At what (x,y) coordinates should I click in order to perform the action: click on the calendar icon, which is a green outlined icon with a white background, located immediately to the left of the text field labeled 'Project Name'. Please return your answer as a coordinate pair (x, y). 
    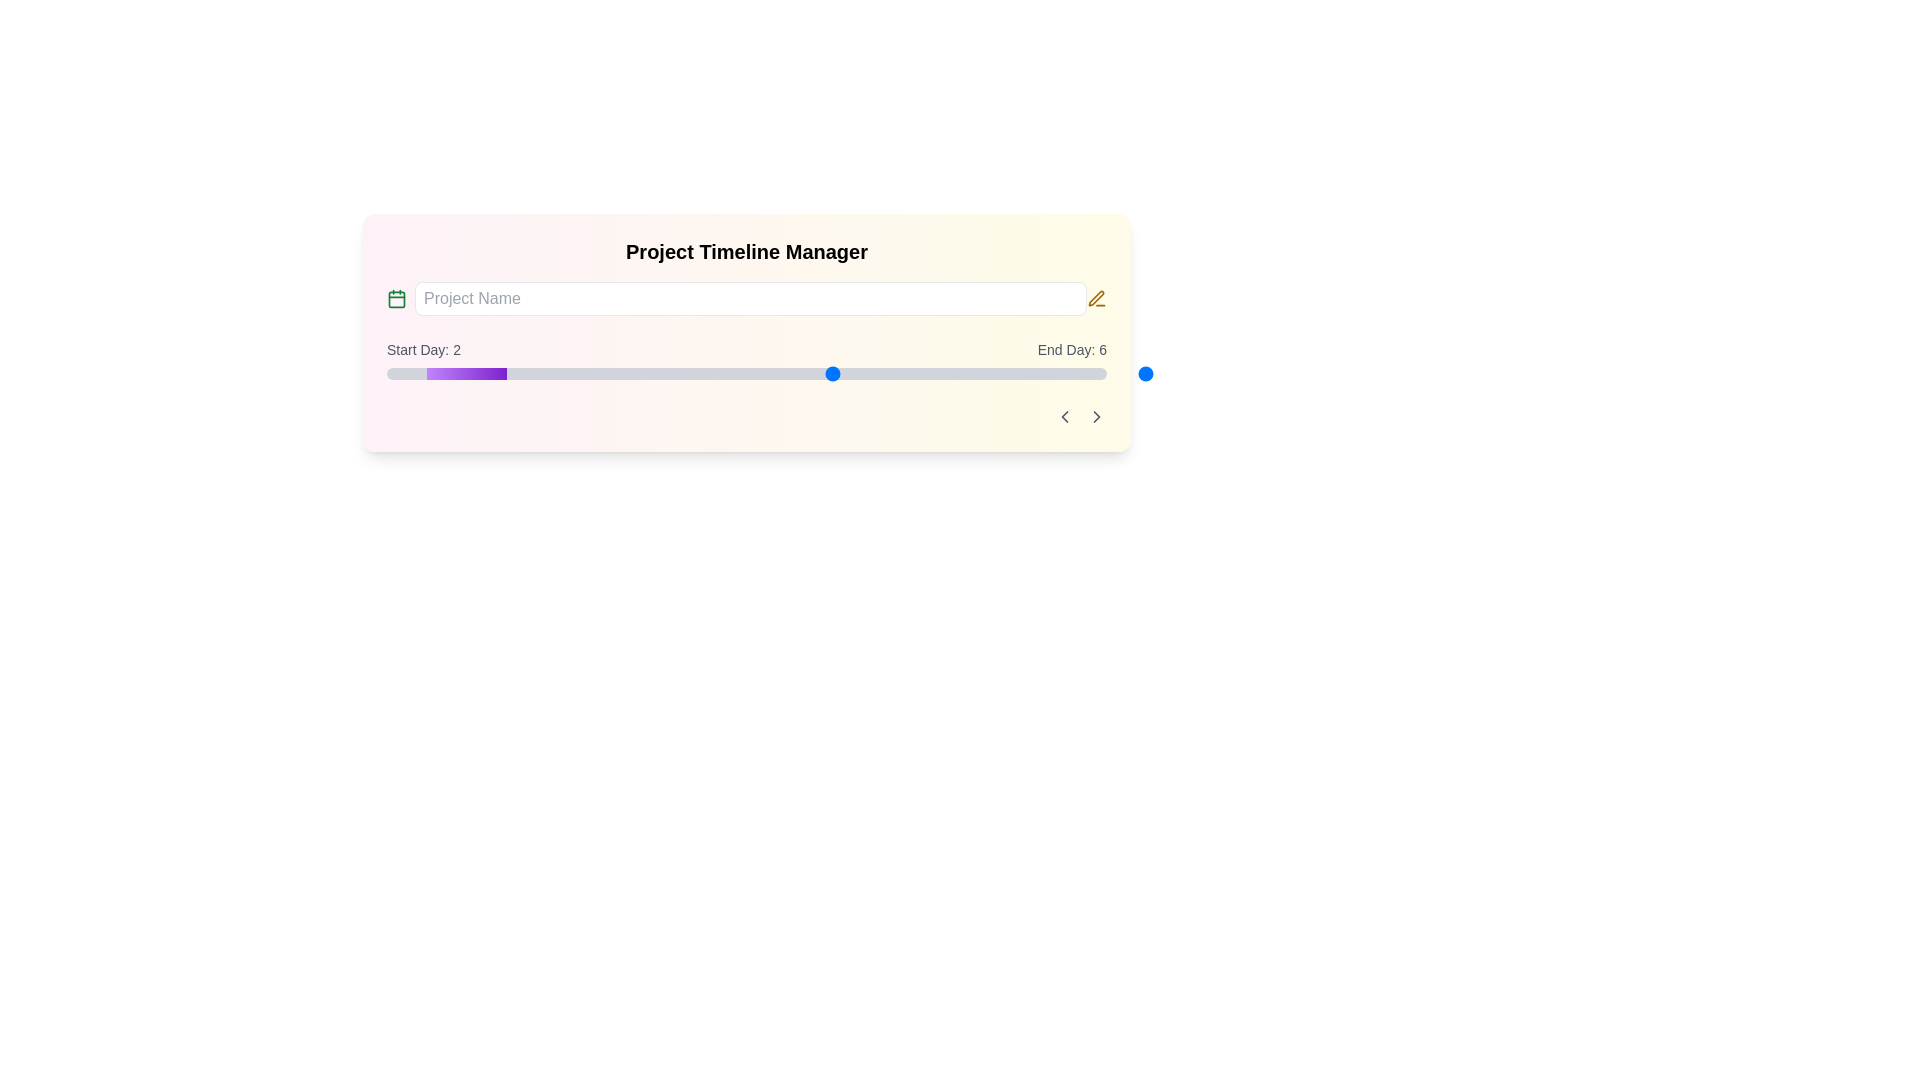
    Looking at the image, I should click on (397, 299).